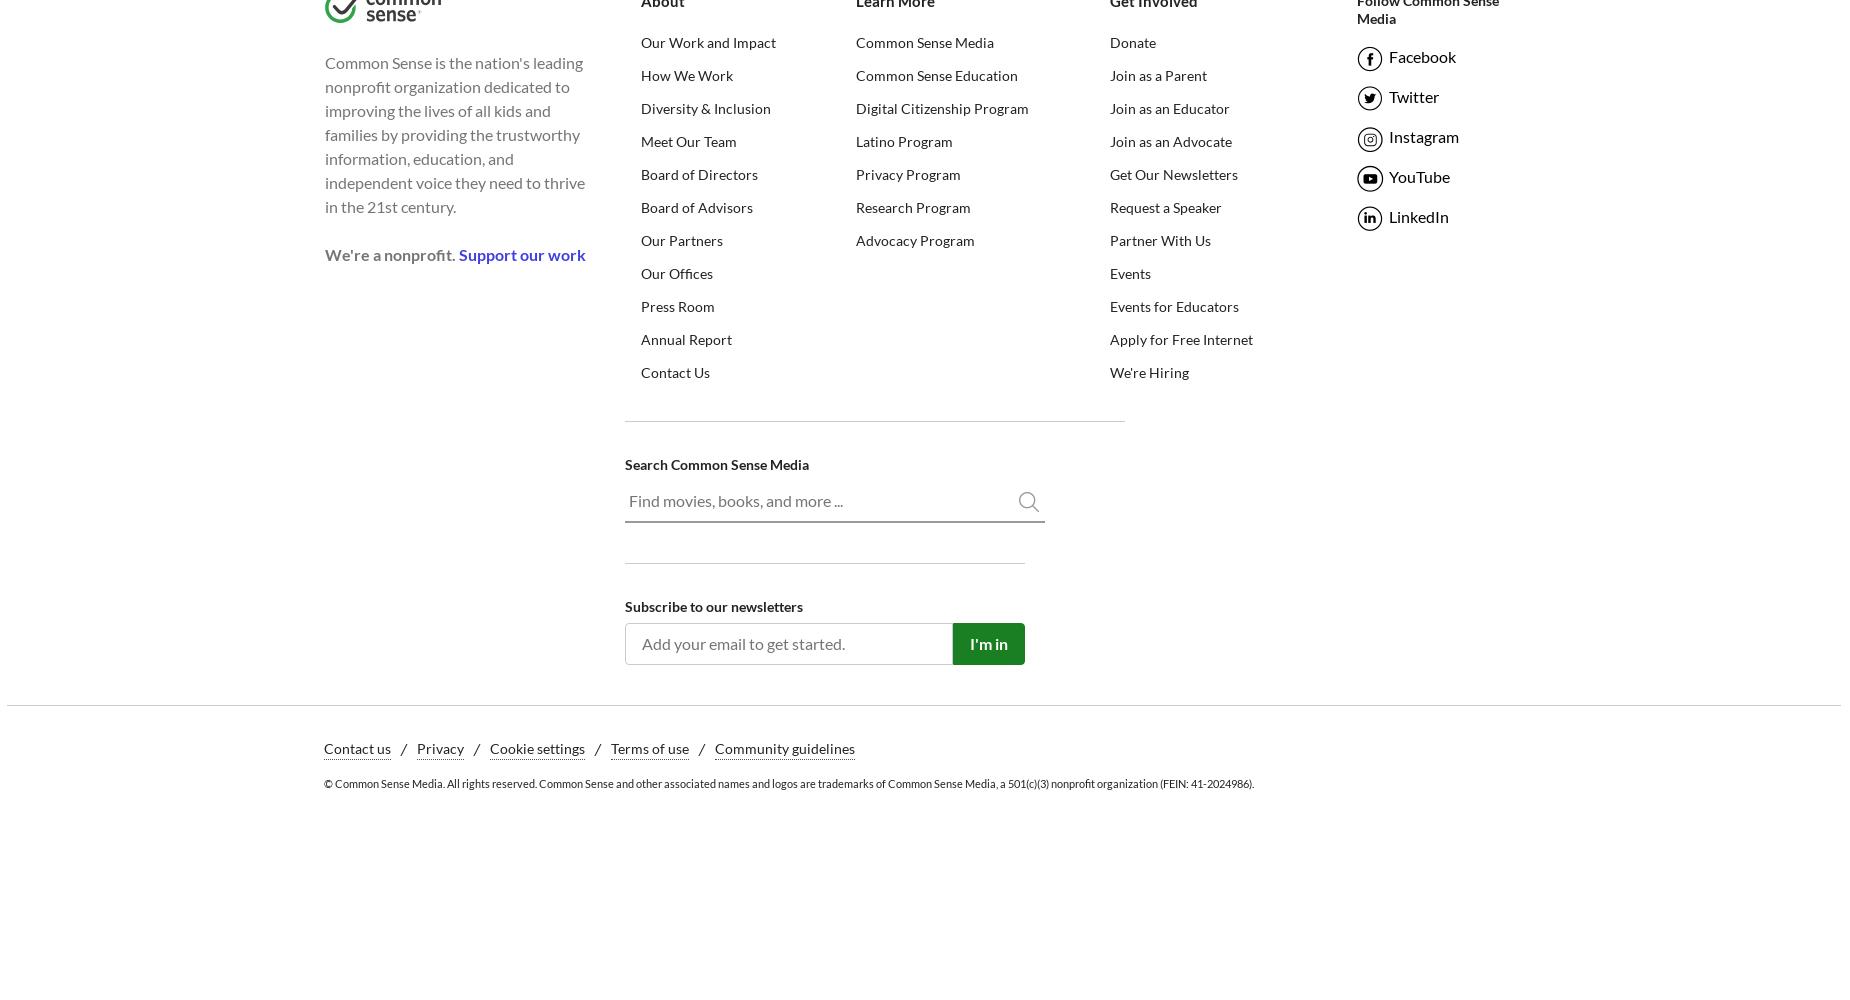 This screenshot has height=1000, width=1850. I want to click on 'Subscribe to our newsletters', so click(713, 605).